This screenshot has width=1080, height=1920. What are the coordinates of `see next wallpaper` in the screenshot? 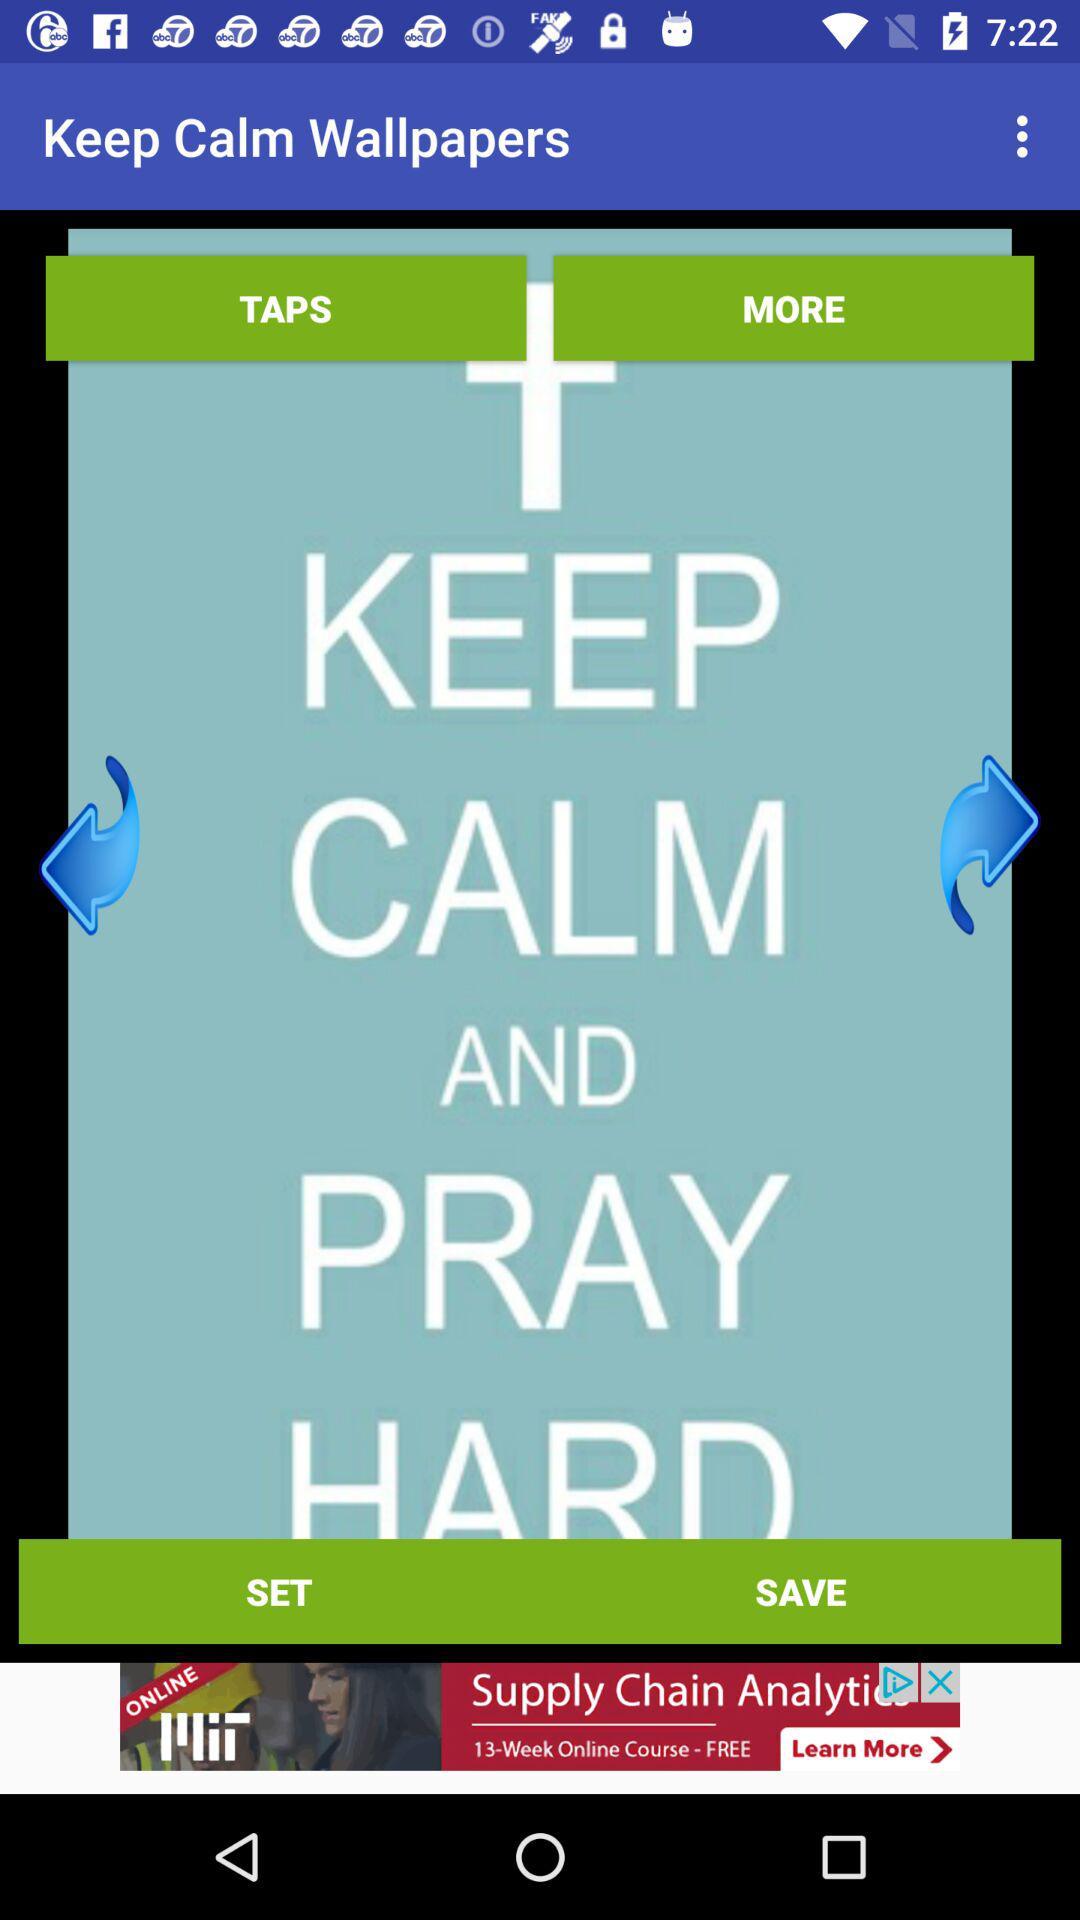 It's located at (990, 845).